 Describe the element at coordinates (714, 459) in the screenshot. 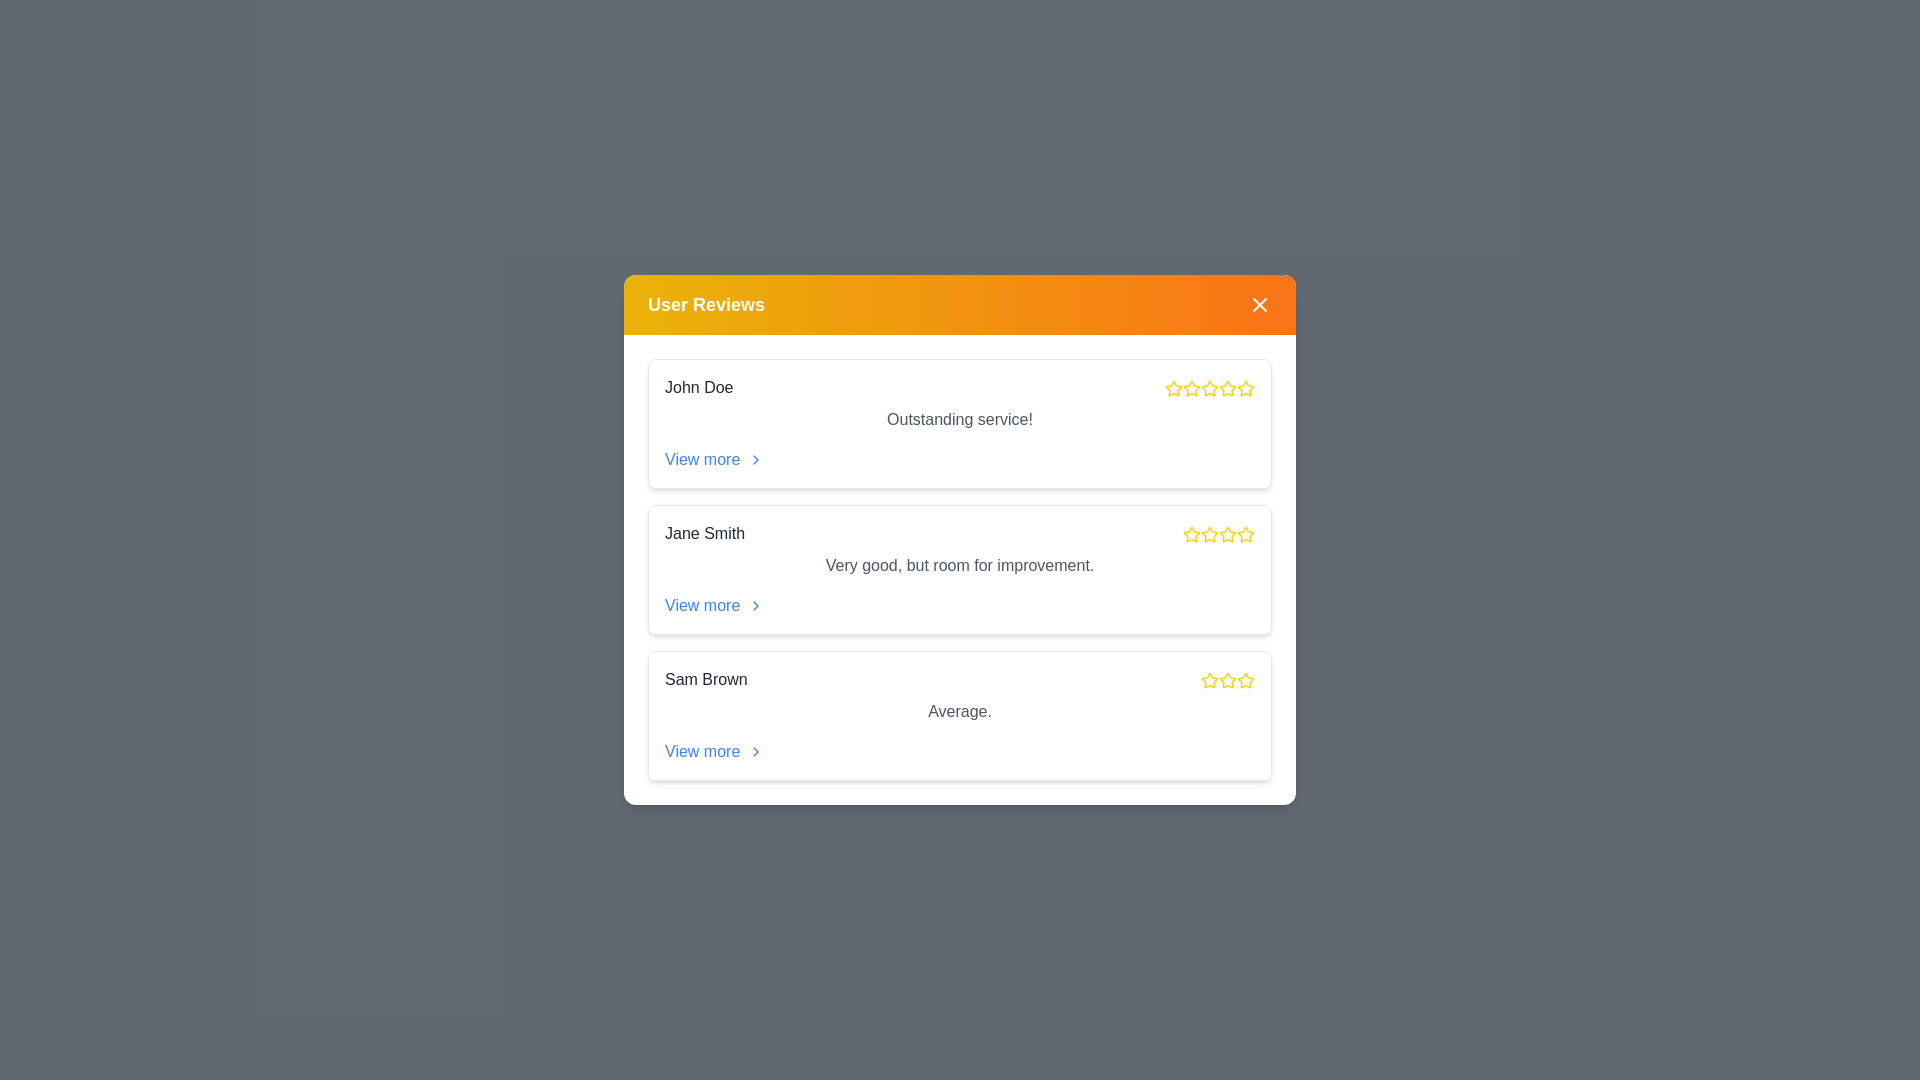

I see `the 'View more' link for the review by John Doe` at that location.